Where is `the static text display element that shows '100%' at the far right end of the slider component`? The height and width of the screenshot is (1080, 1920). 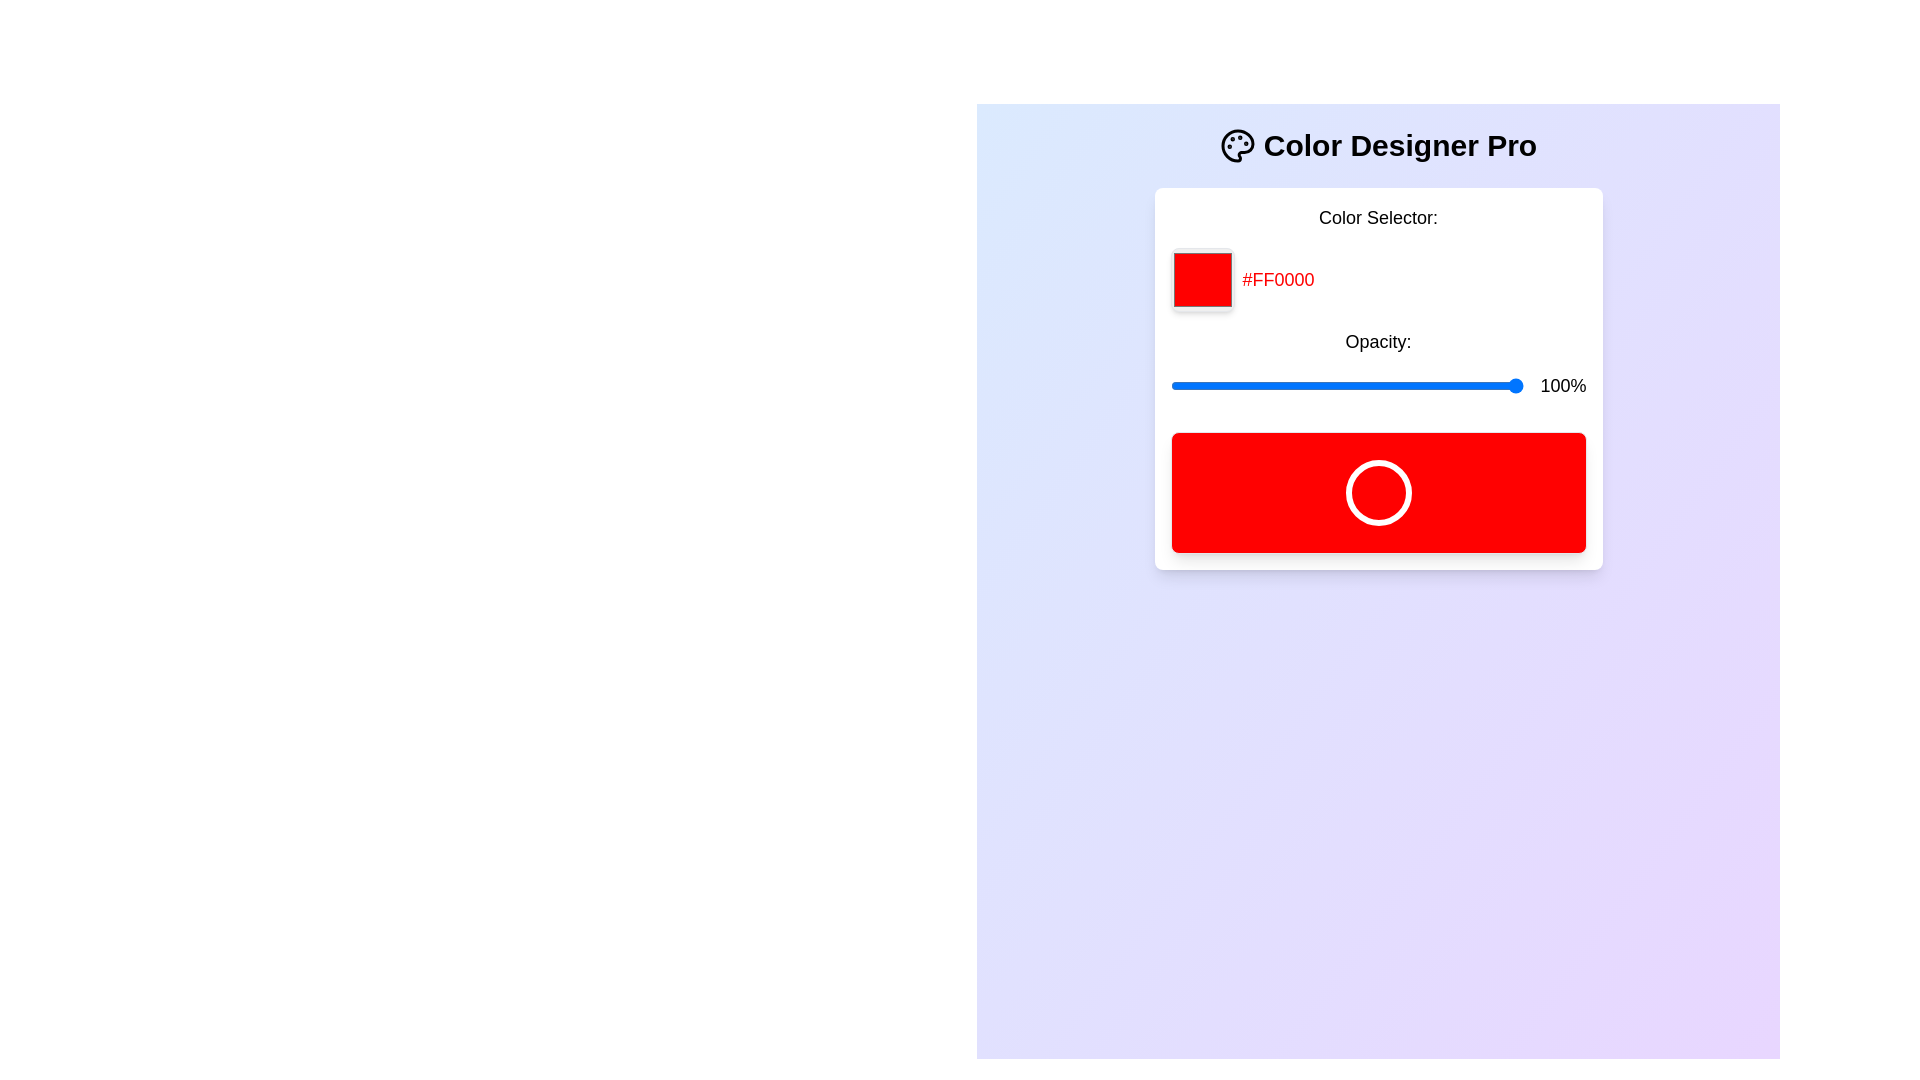
the static text display element that shows '100%' at the far right end of the slider component is located at coordinates (1562, 385).